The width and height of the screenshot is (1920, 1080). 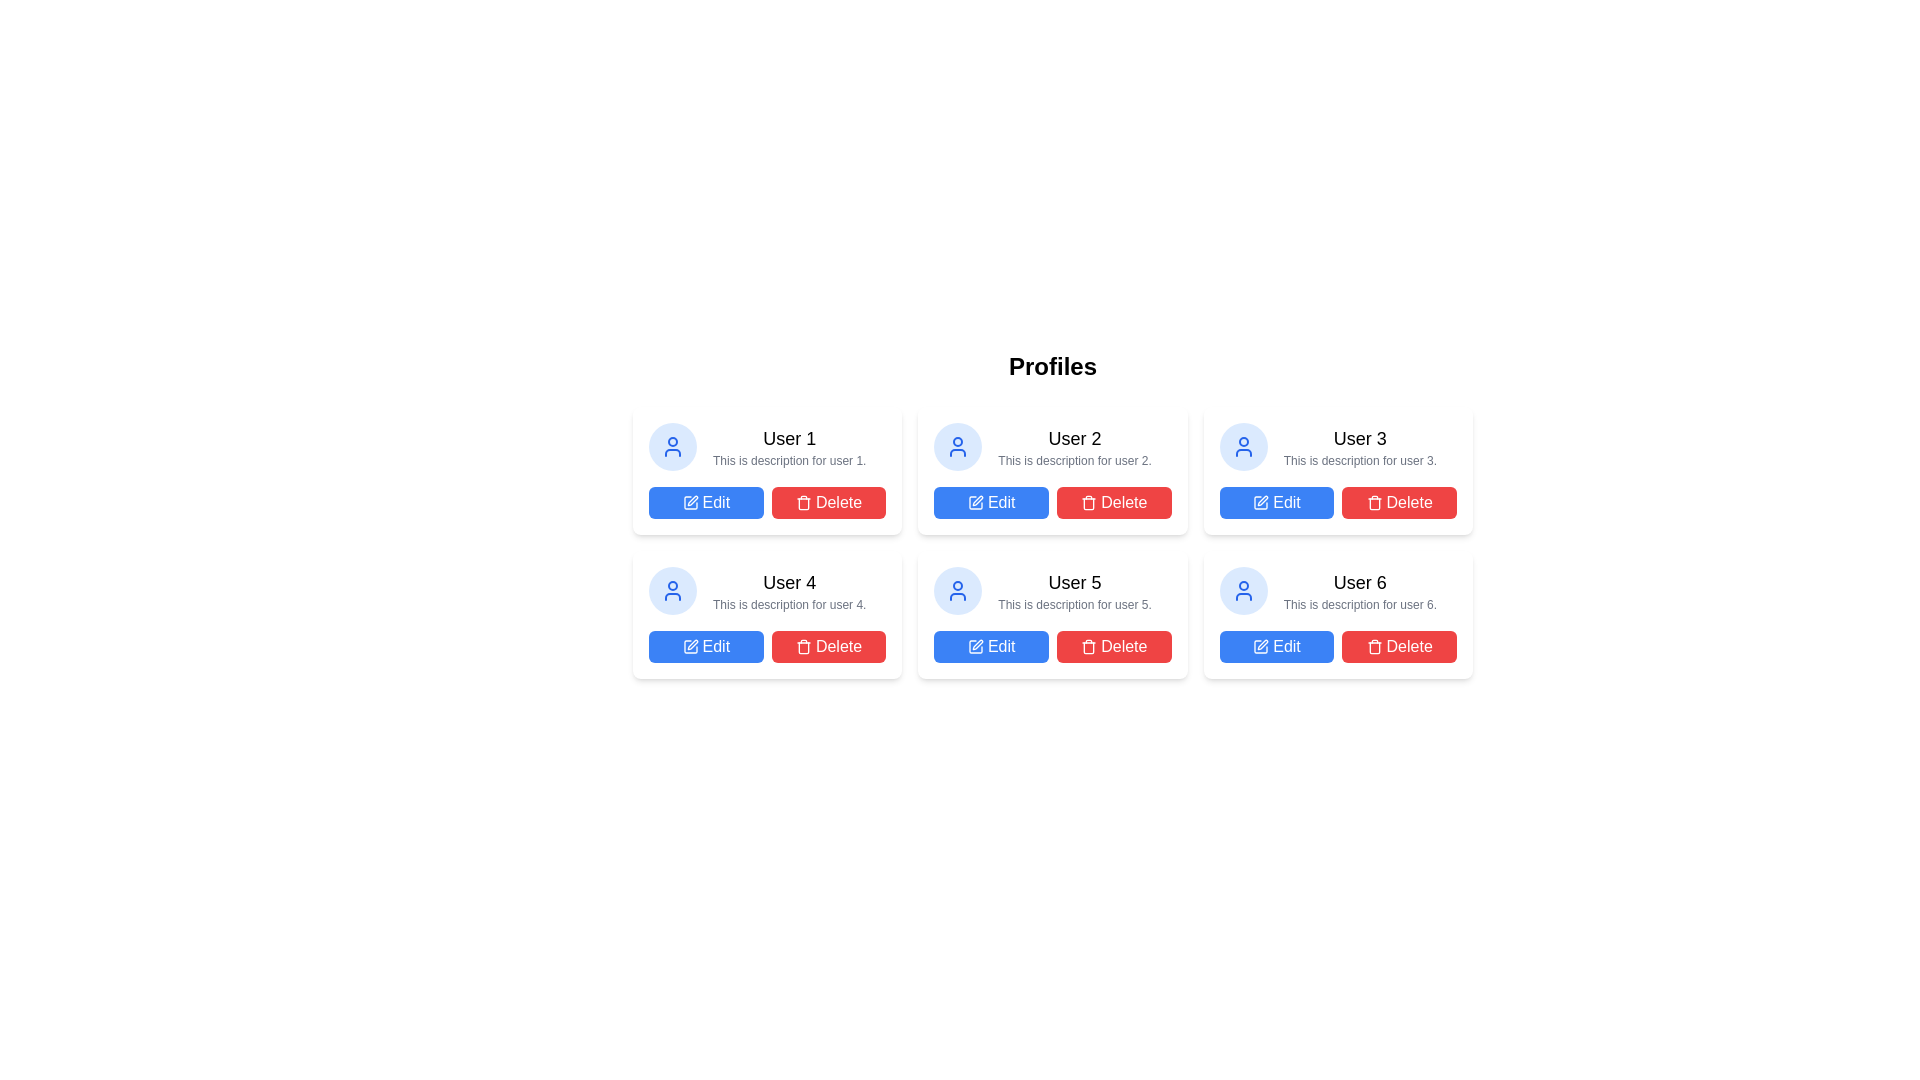 What do you see at coordinates (1360, 438) in the screenshot?
I see `the text label displaying 'User 3', which is styled with medium font weight and larger font size, located above another text element in a profile card layout` at bounding box center [1360, 438].